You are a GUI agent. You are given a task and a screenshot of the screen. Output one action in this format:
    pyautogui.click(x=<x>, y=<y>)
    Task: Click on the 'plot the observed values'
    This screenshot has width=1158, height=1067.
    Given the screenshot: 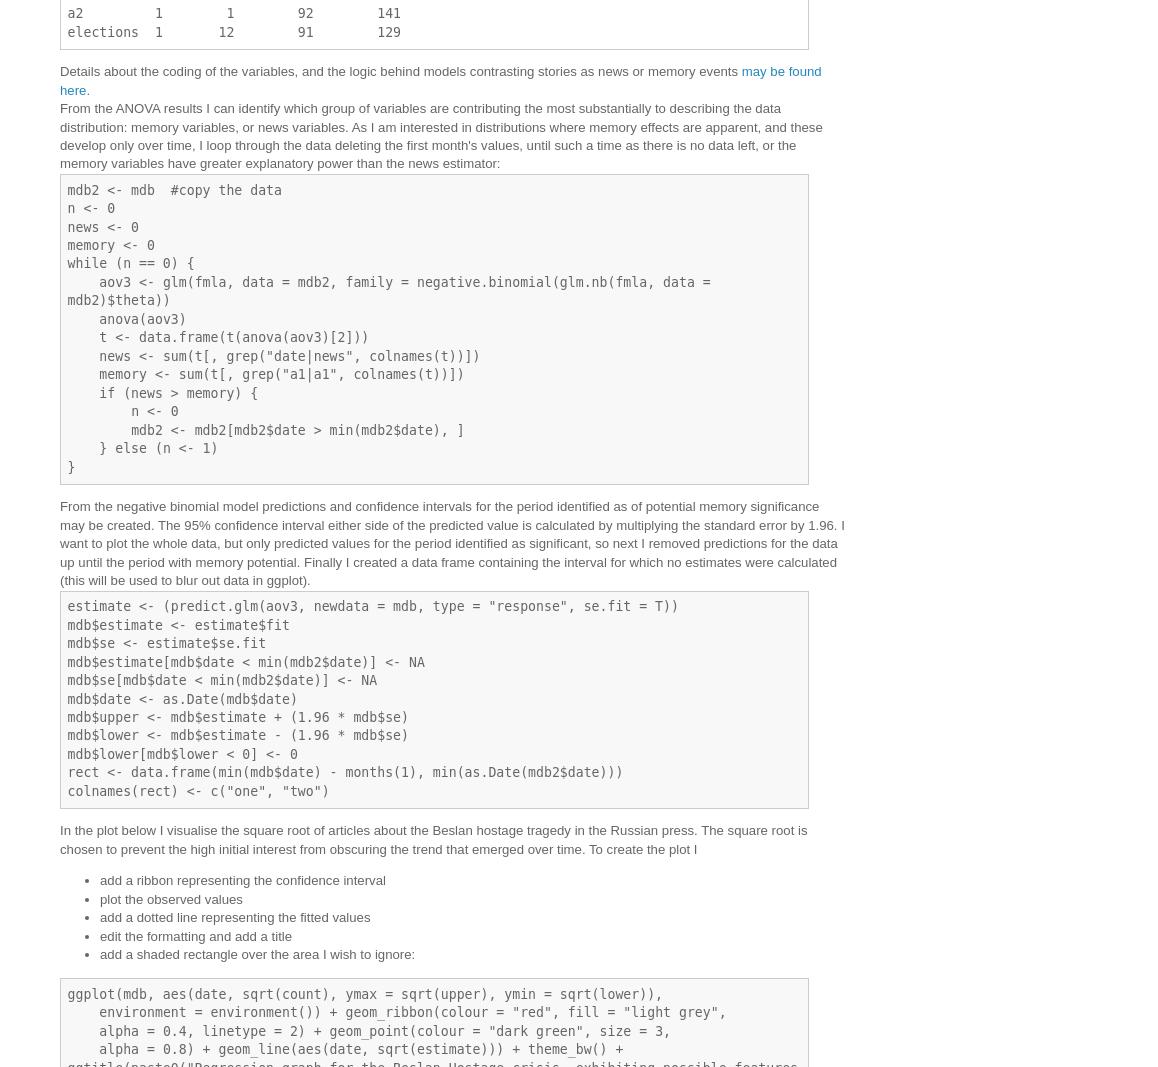 What is the action you would take?
    pyautogui.click(x=170, y=898)
    